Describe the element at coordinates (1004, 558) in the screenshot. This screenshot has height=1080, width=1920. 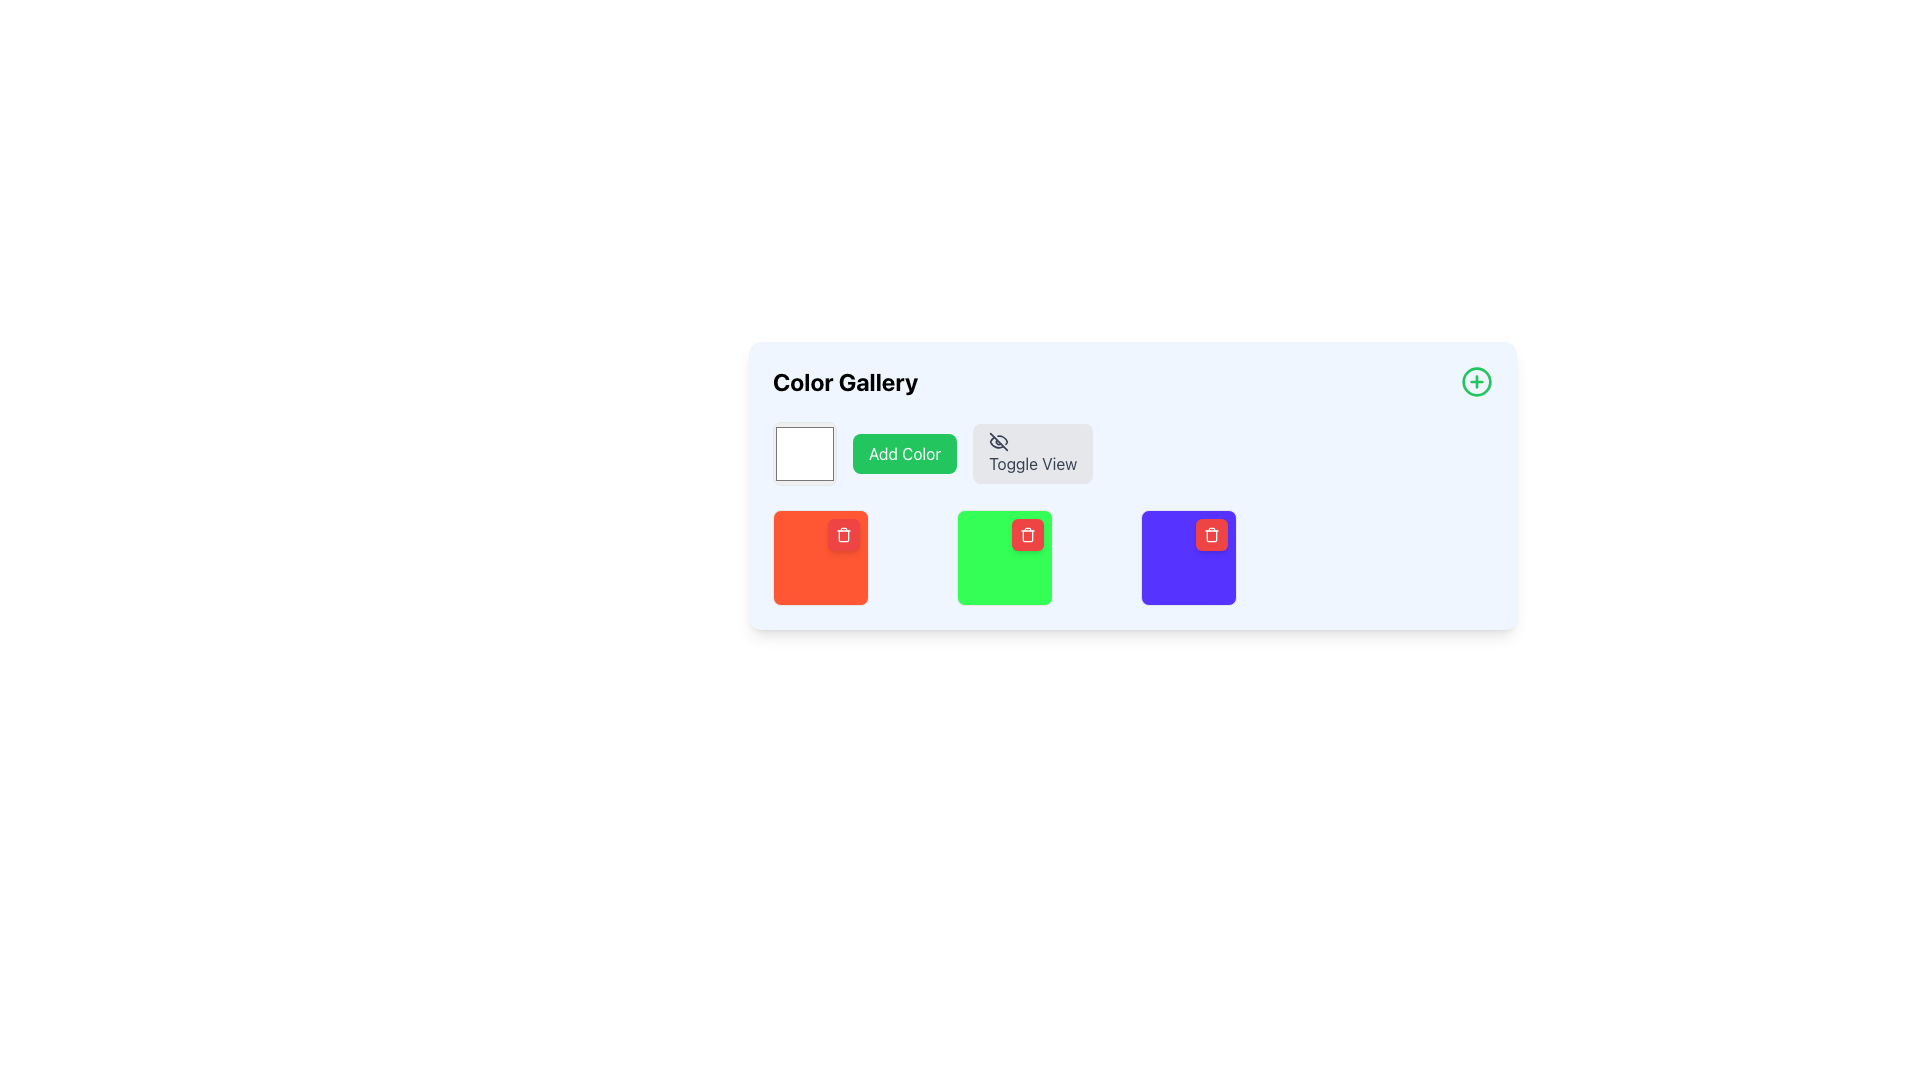
I see `the second selectable color block with a trash icon button in the color selection panel` at that location.